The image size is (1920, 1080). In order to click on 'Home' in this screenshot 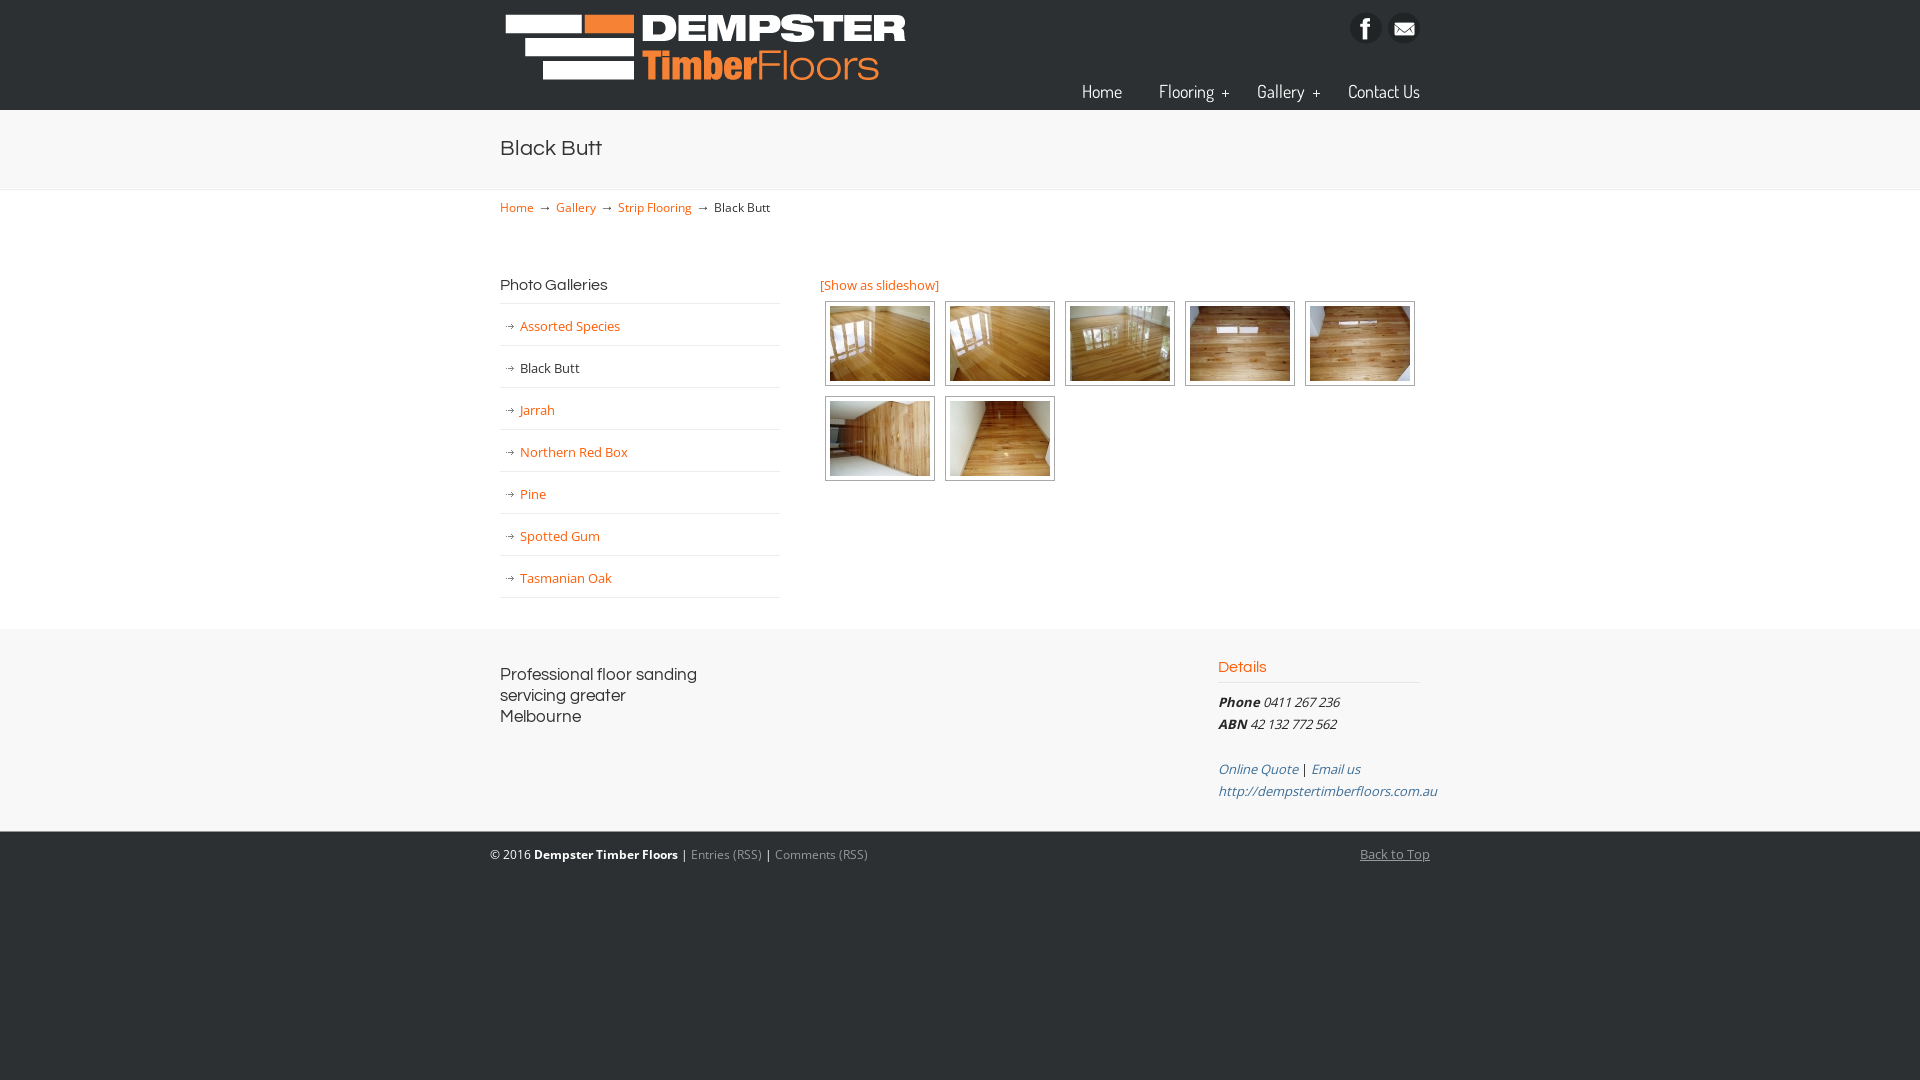, I will do `click(499, 207)`.